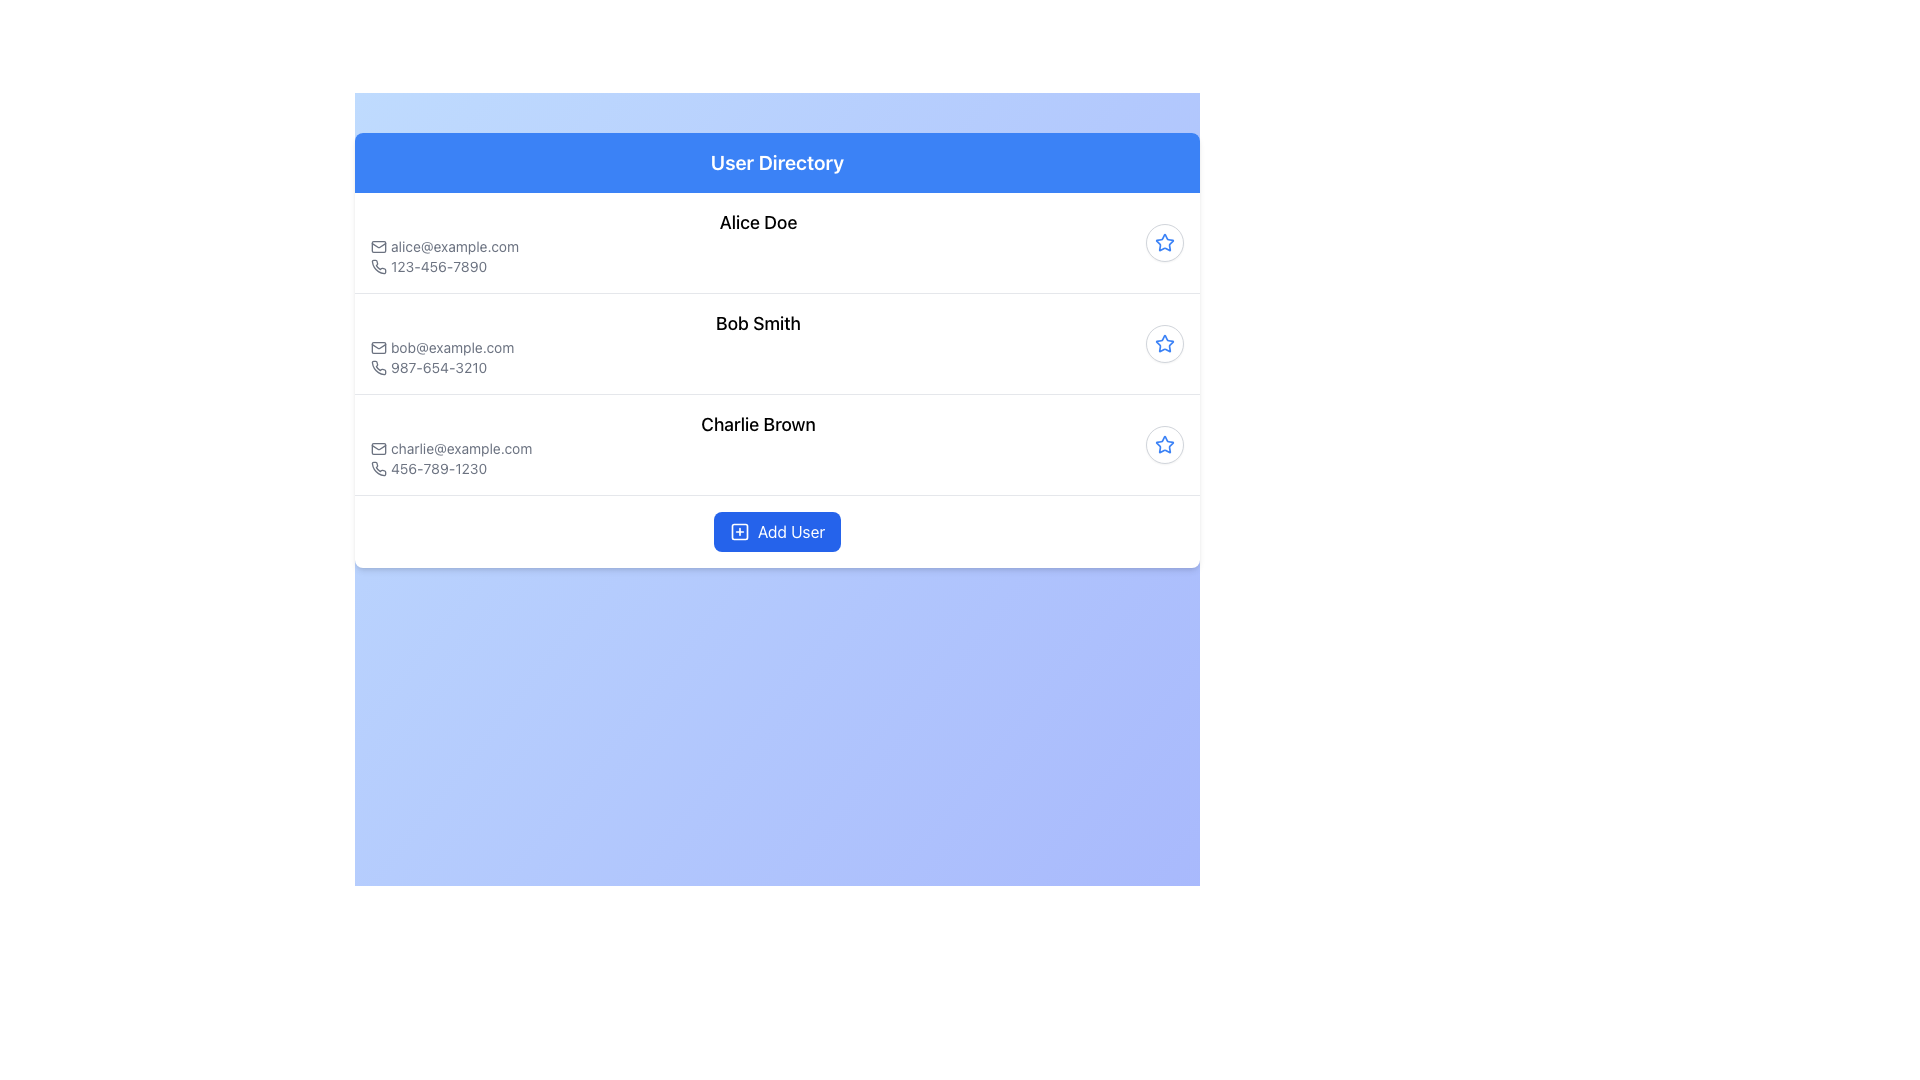  I want to click on the button that adds new entries to the User Directory, so click(776, 531).